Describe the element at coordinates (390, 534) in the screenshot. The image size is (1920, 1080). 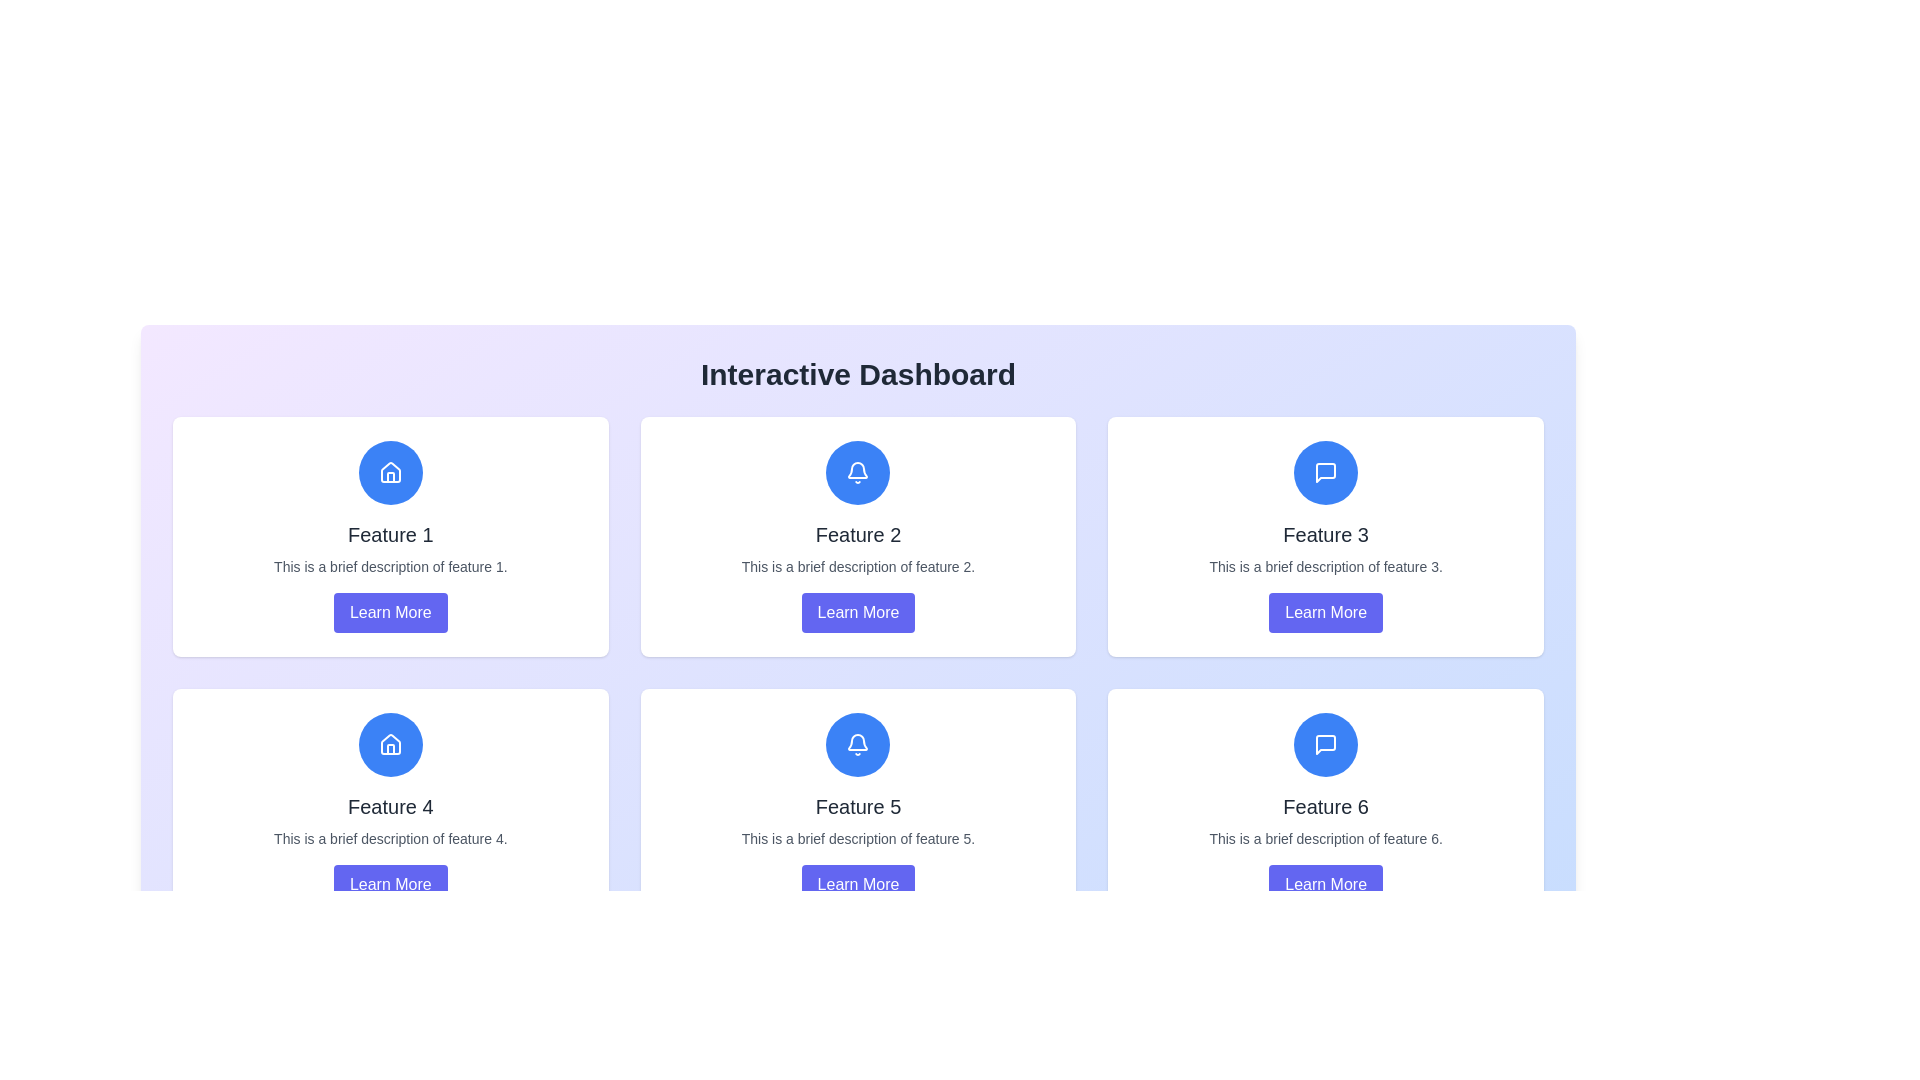
I see `the text label displaying 'Feature 1' which is styled in a large, bold, medium gray font and is positioned inside the first feature card of a grid layout` at that location.